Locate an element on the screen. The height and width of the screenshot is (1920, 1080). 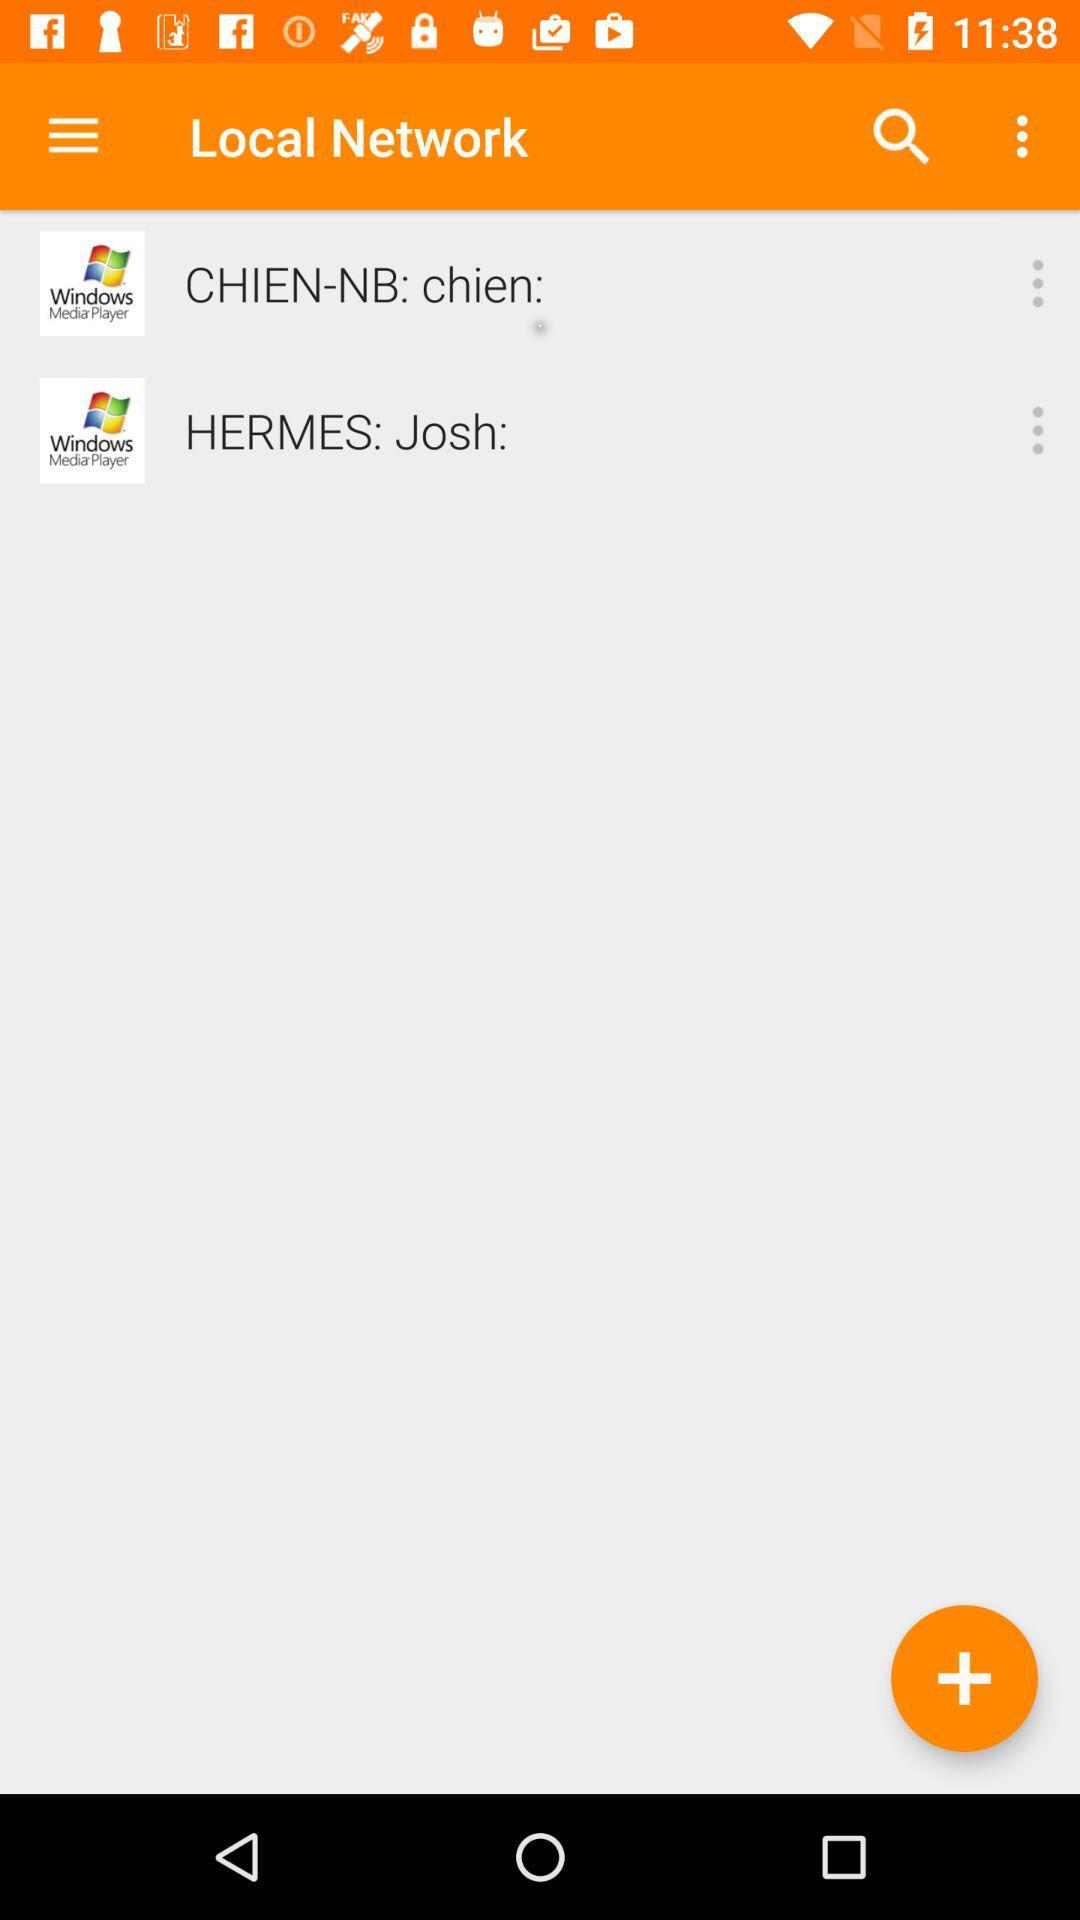
new is located at coordinates (963, 1678).